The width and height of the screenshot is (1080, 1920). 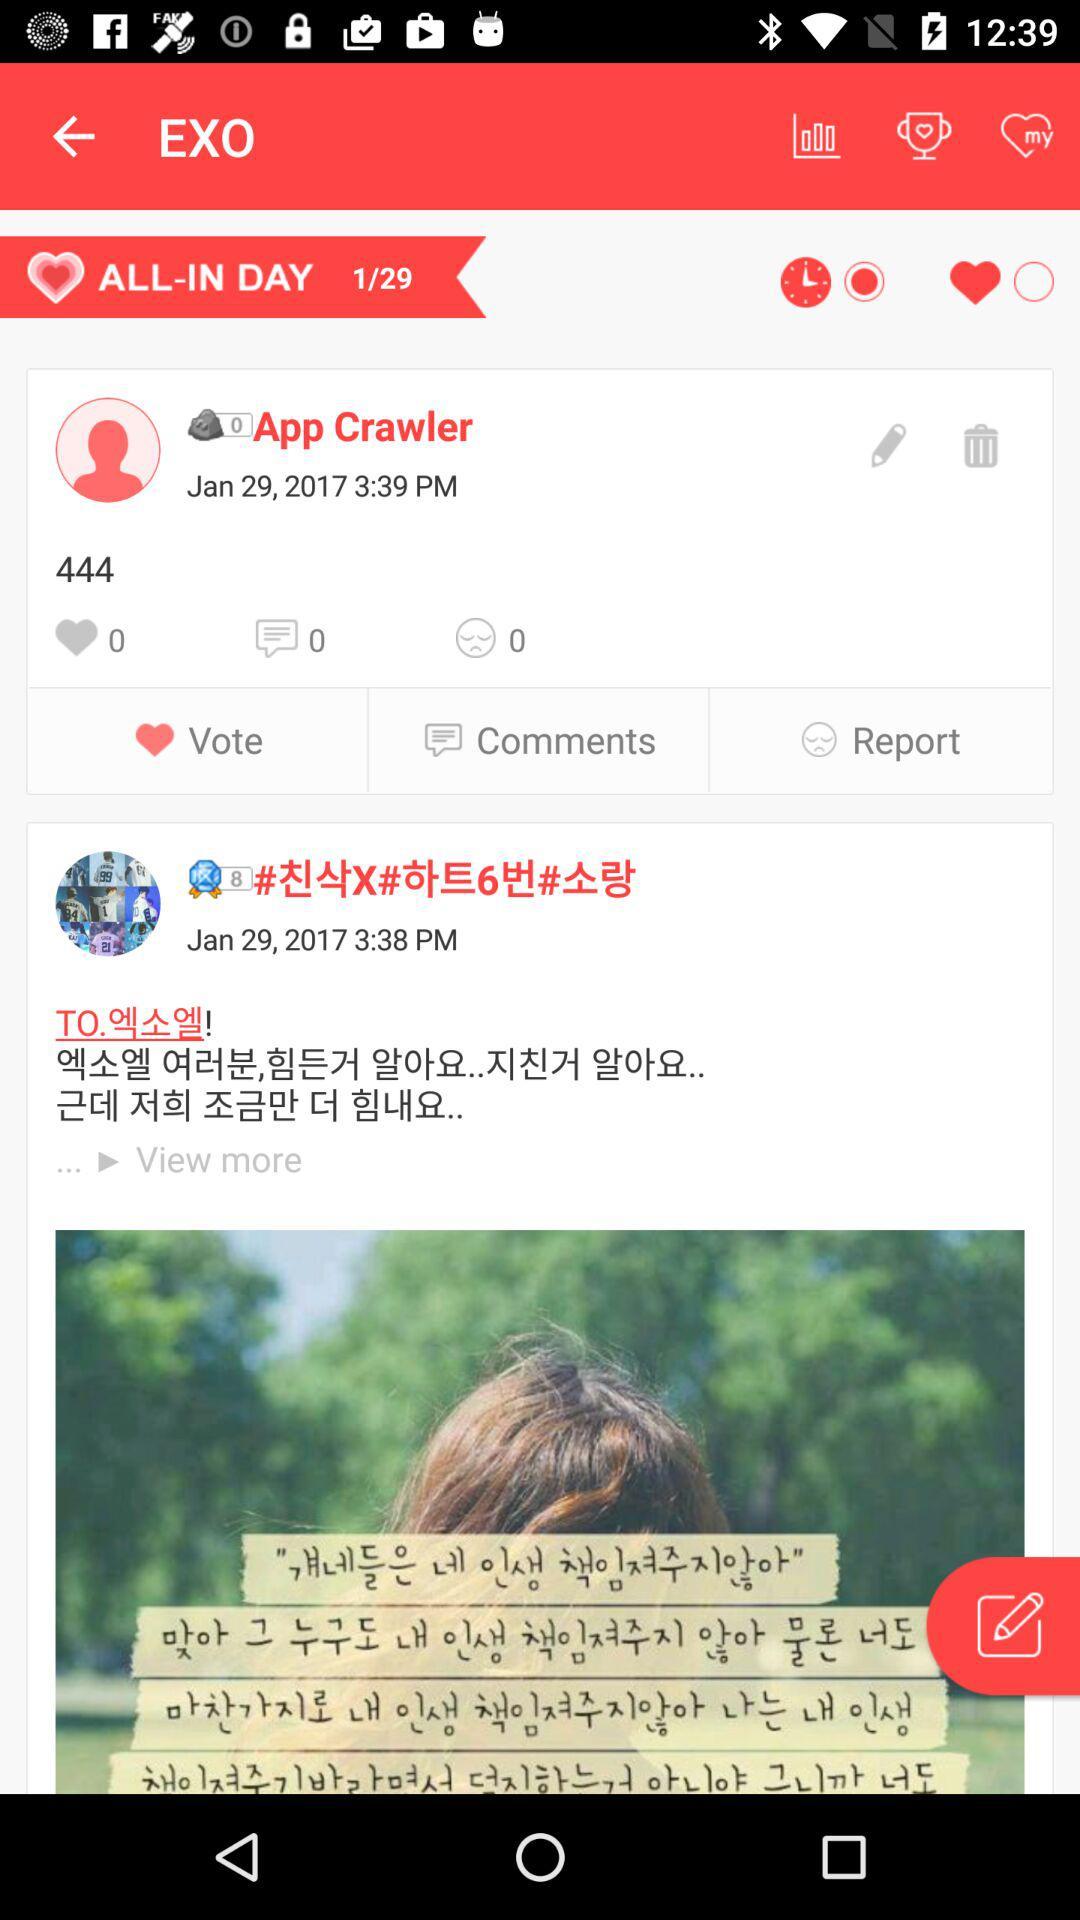 What do you see at coordinates (804, 281) in the screenshot?
I see `the icon next to the 1/29` at bounding box center [804, 281].